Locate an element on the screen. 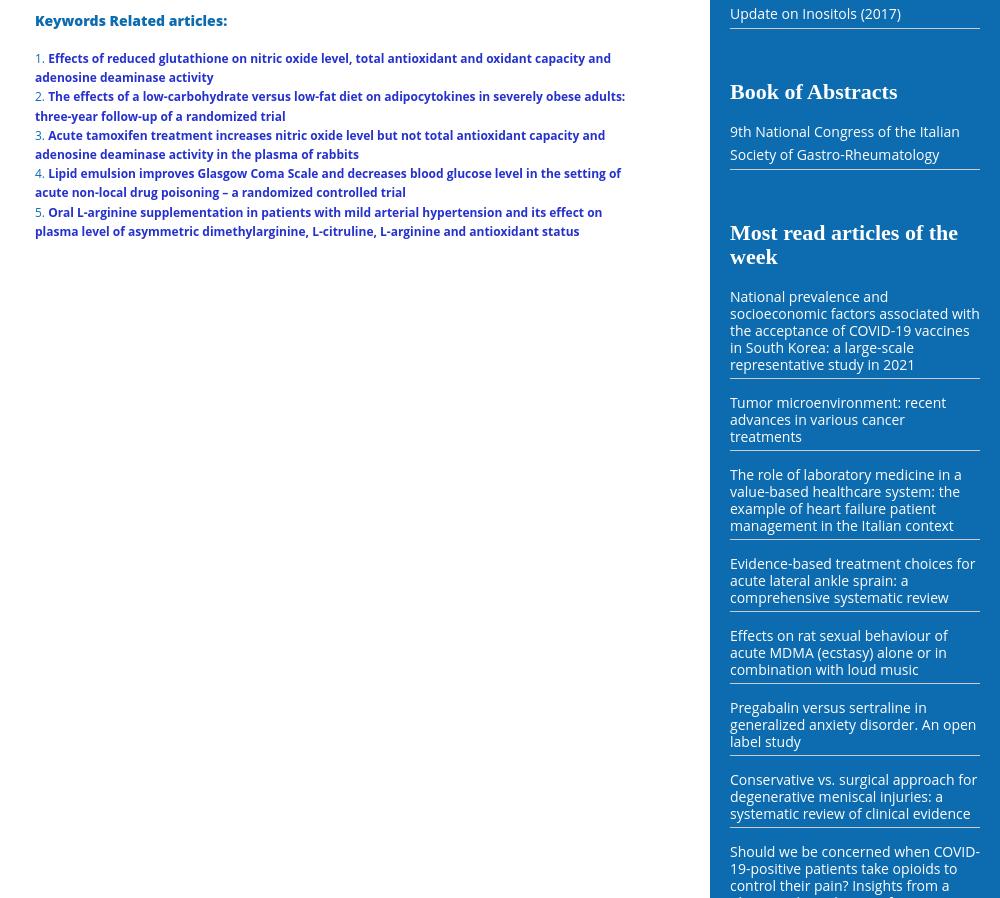 This screenshot has height=898, width=1000. 'Lipid emulsion improves Glasgow Coma Scale and decreases blood glucose level in the setting of acute non-local drug poisoning – a randomized controlled trial' is located at coordinates (327, 182).